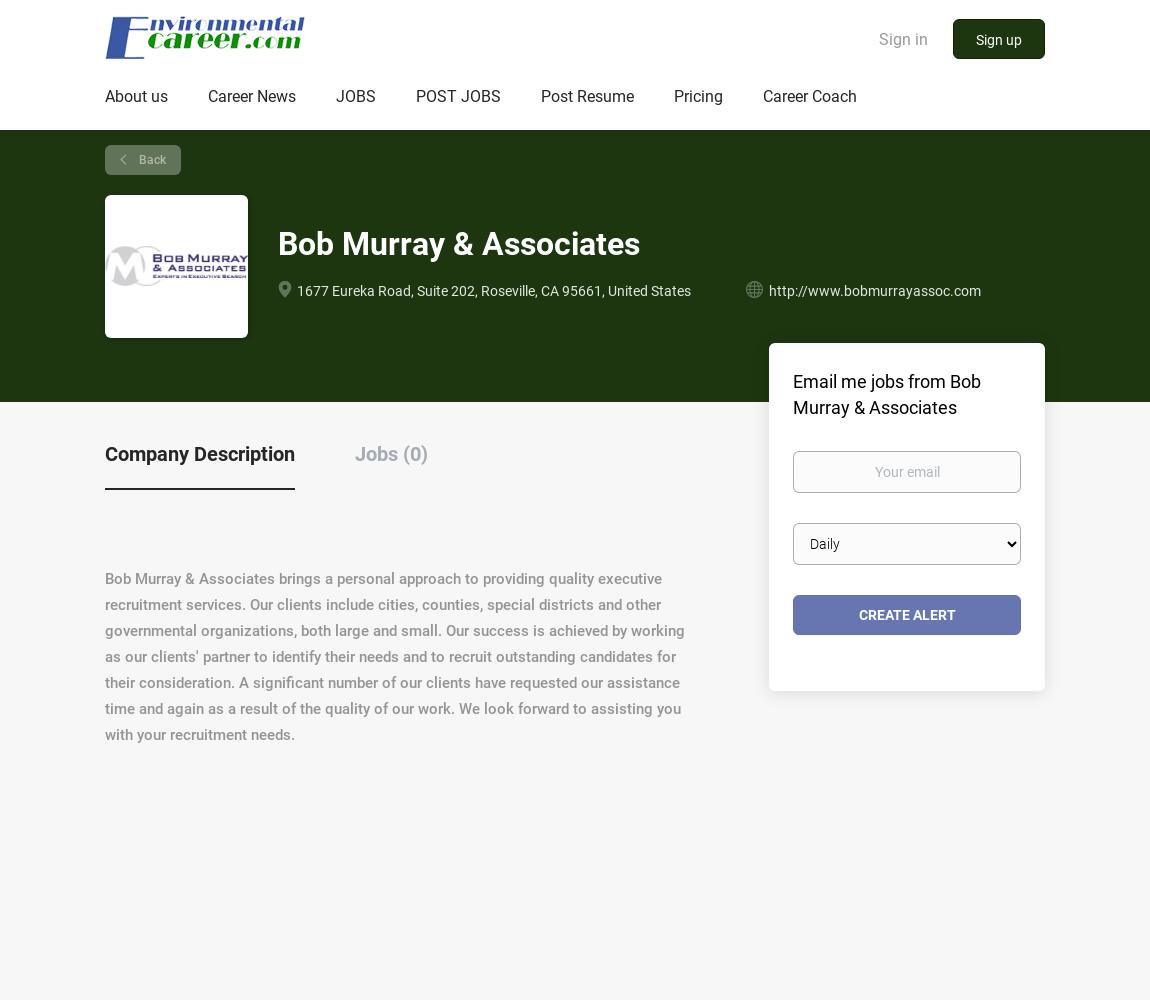 This screenshot has height=1000, width=1150. I want to click on 'Bob Murray & Associates brings a personal approach to providing quality executive recruitment services. Our clients include cities, counties, special districts and other governmental organizations, both large and small. Our success is achieved by working as our clients' partner to identify their needs and to recruit outstanding candidates for their consideration. A significant number of our clients have requested our assistance time and again as a result of the quality of our work. We look forward to assisting you with your recruitment needs.', so click(395, 657).